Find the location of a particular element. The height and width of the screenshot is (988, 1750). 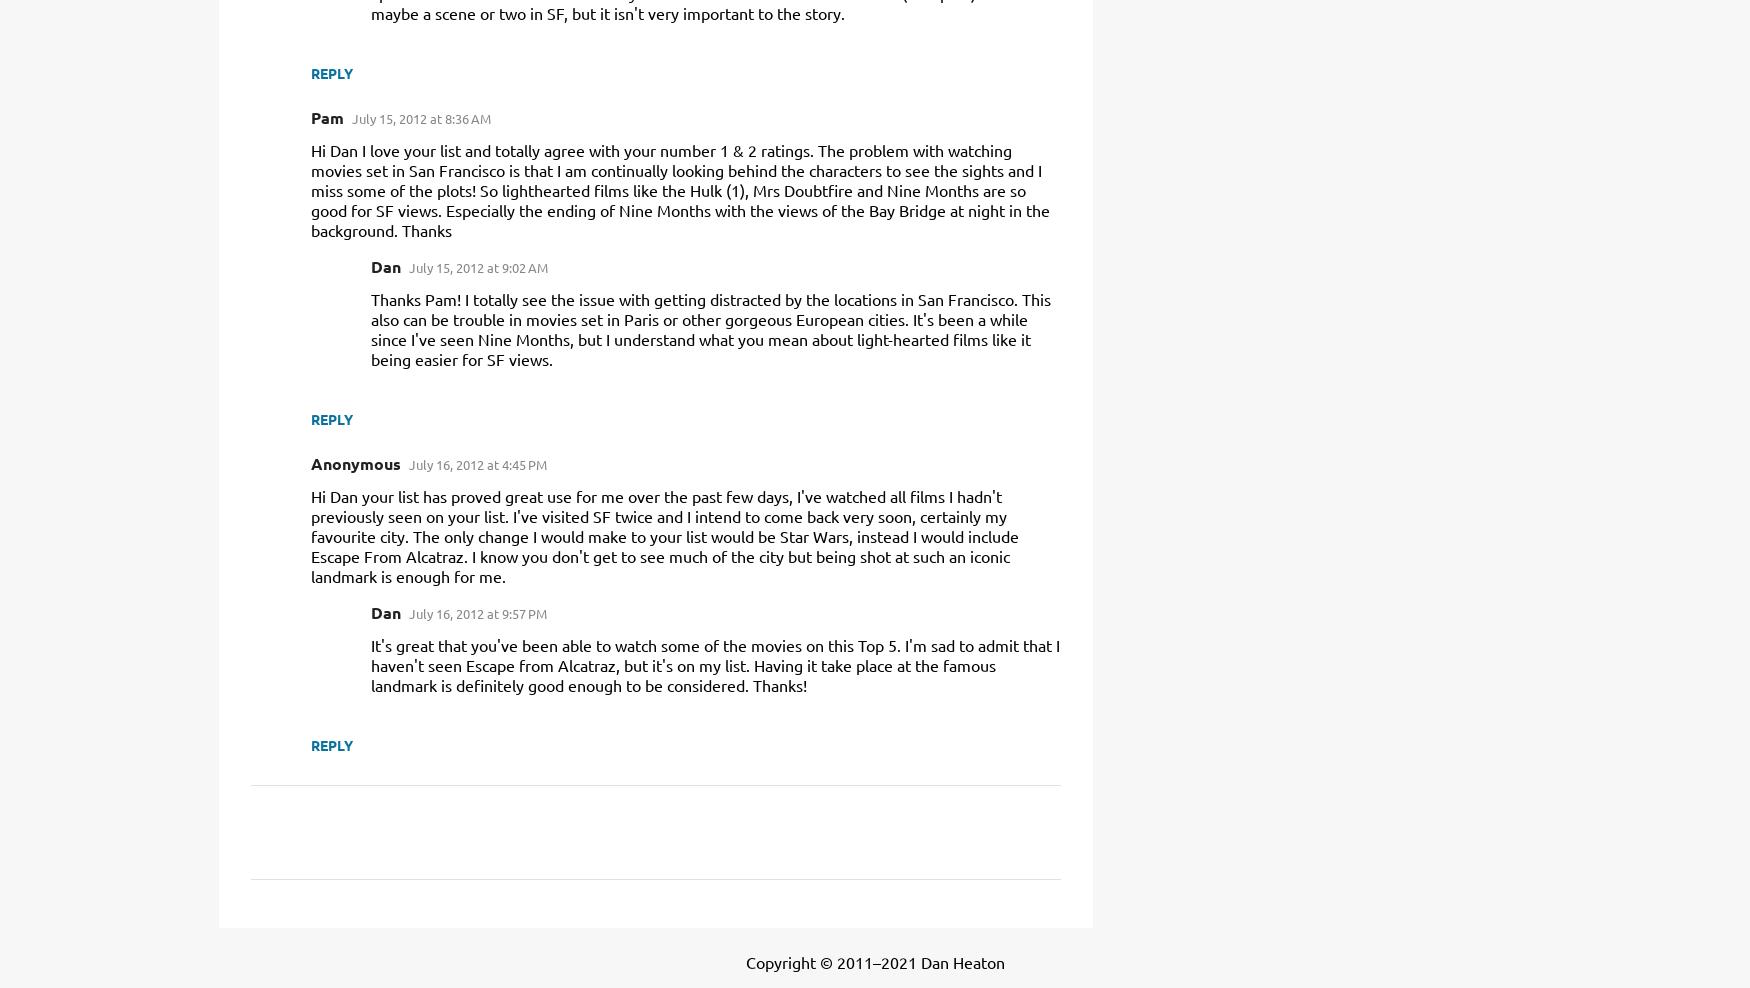

'Hi Dan your list has proved great use for me over the past few days, I've watched all films I hadn't previously seen on your list. I've visited SF twice and I intend to come back very soon, certainly my favourite city. The only change I would make to your list would be Star Wars, instead I would include Escape From Alcatraz. I know you don't get to see much of the city but being shot at such an iconic landmark is enough for me.' is located at coordinates (664, 534).